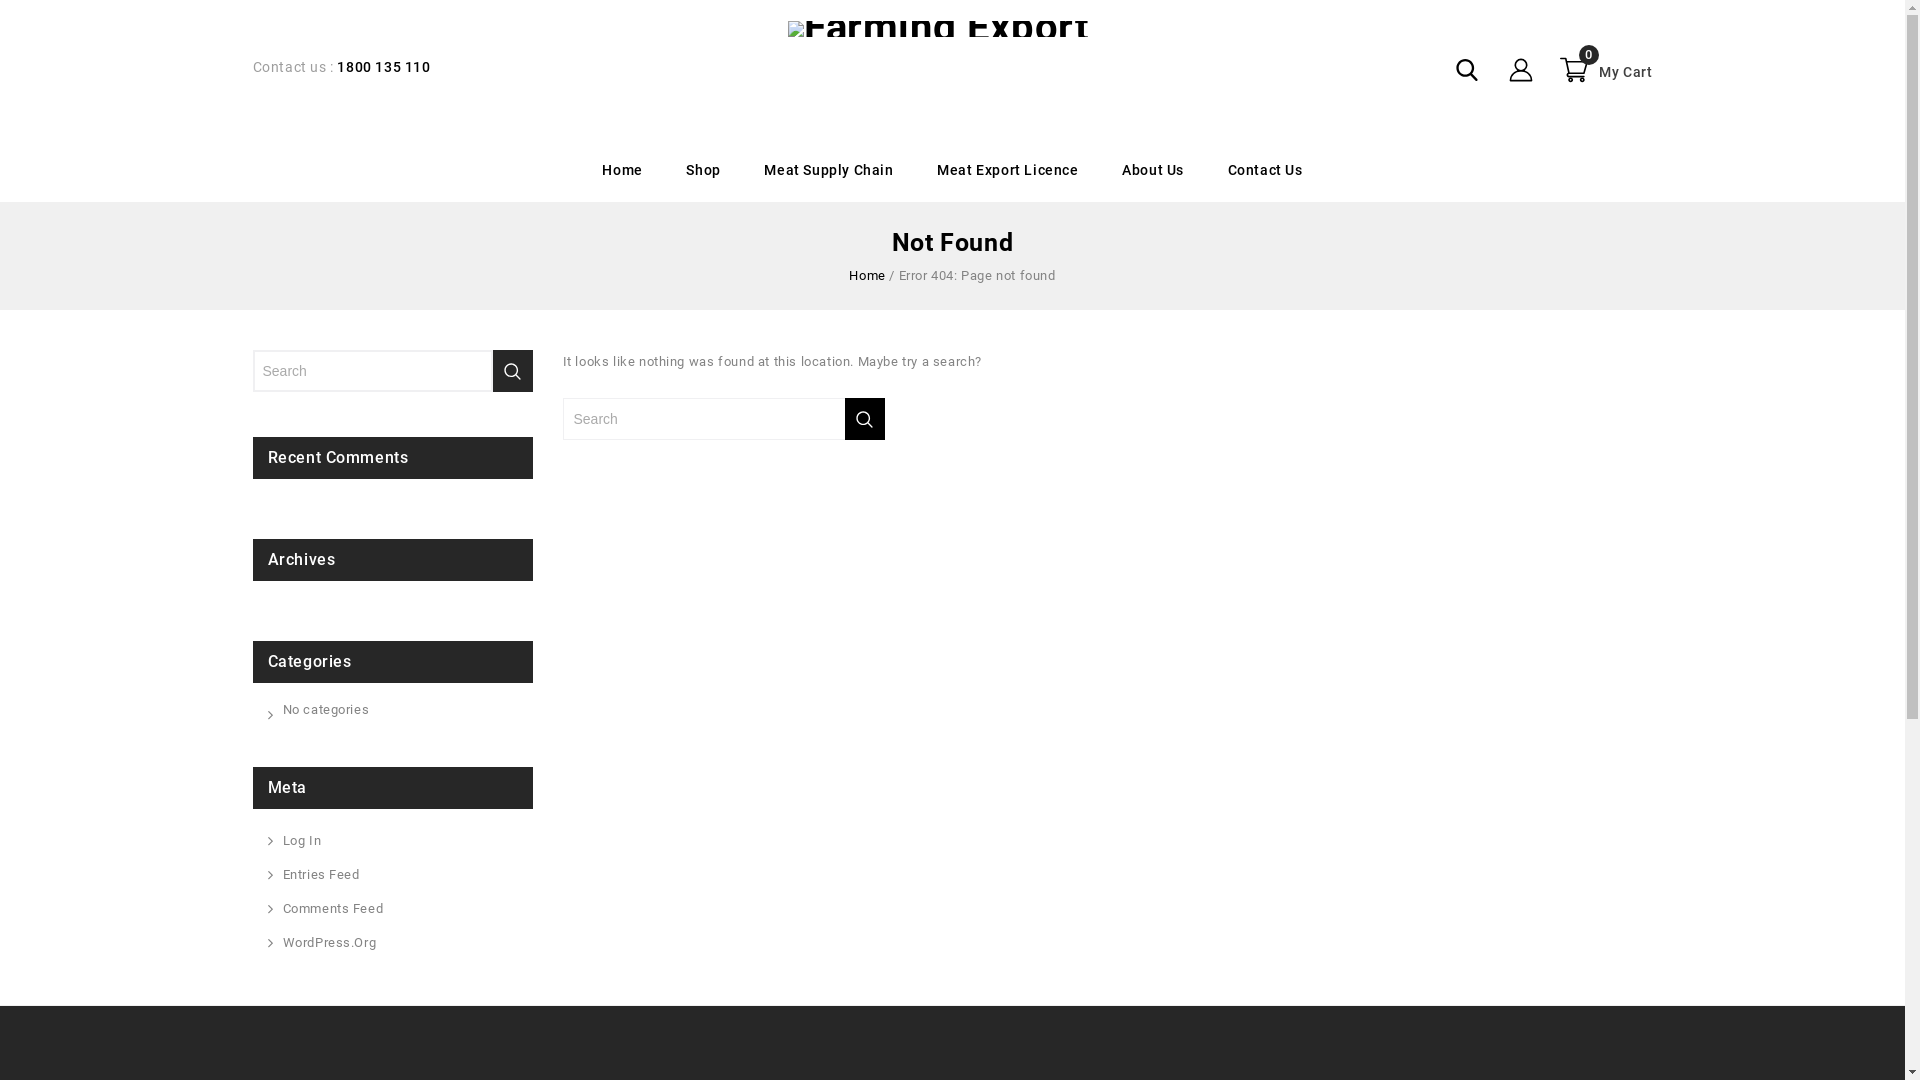  Describe the element at coordinates (329, 942) in the screenshot. I see `'WordPress.Org'` at that location.